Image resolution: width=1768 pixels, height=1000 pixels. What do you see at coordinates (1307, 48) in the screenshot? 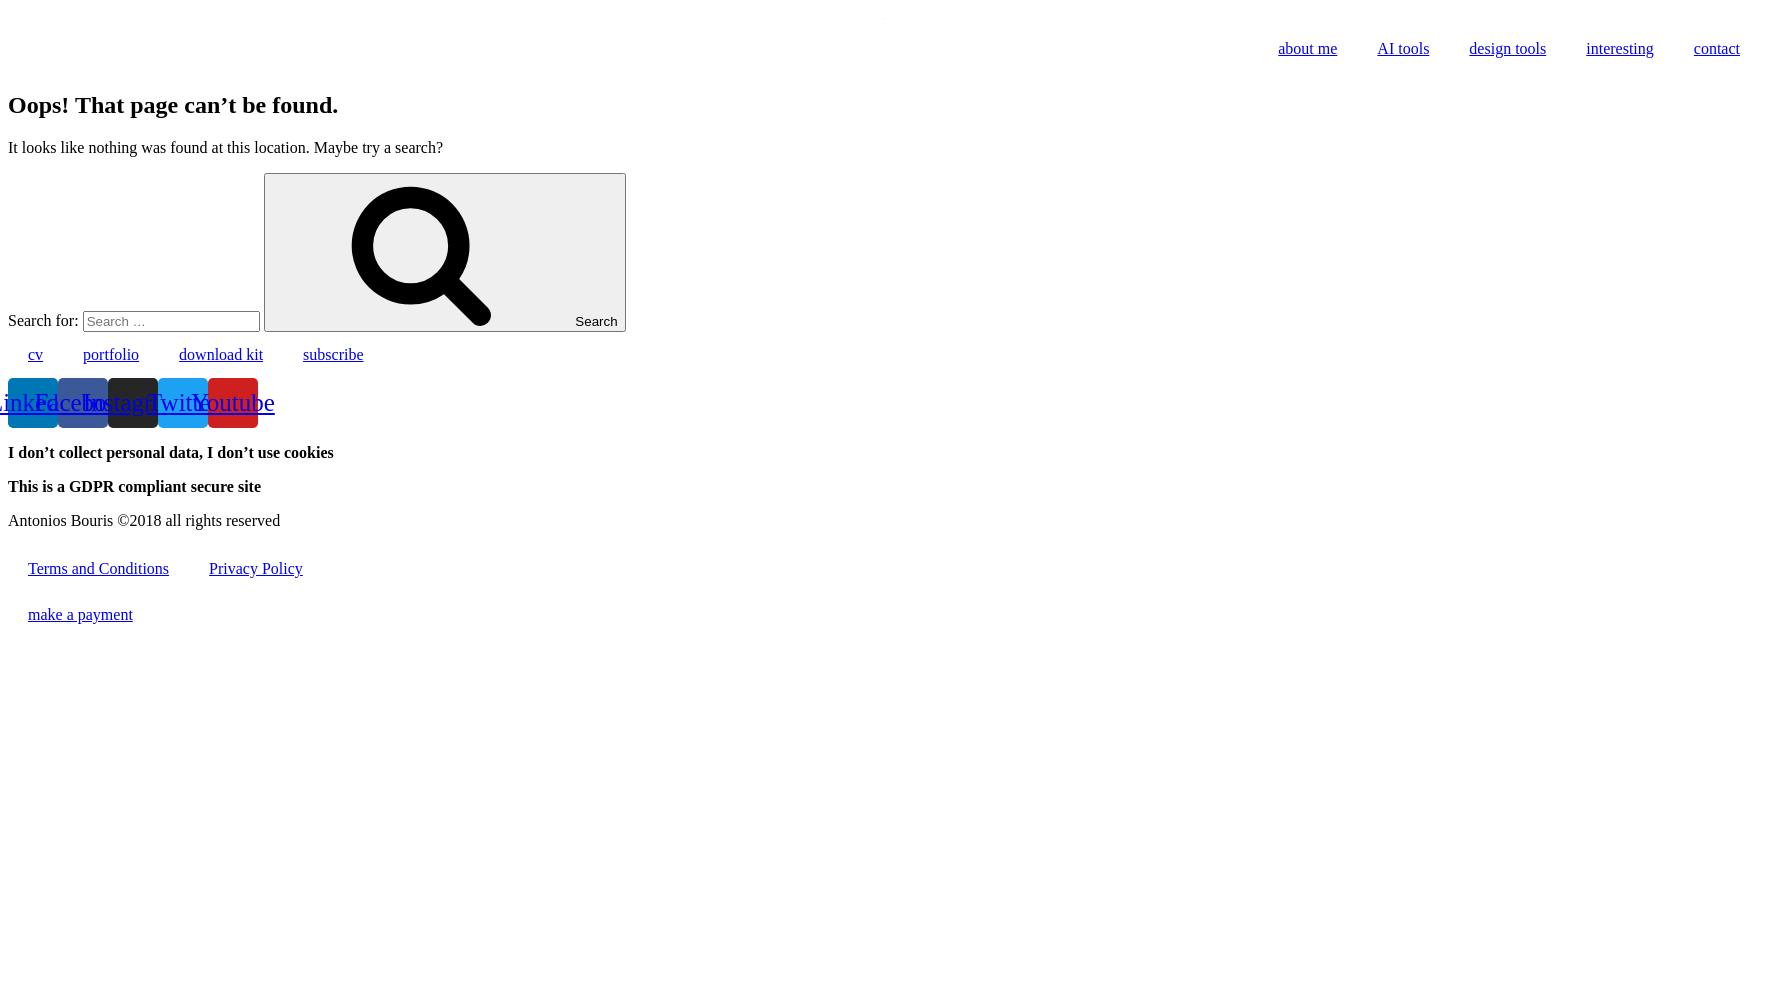
I see `'about me'` at bounding box center [1307, 48].